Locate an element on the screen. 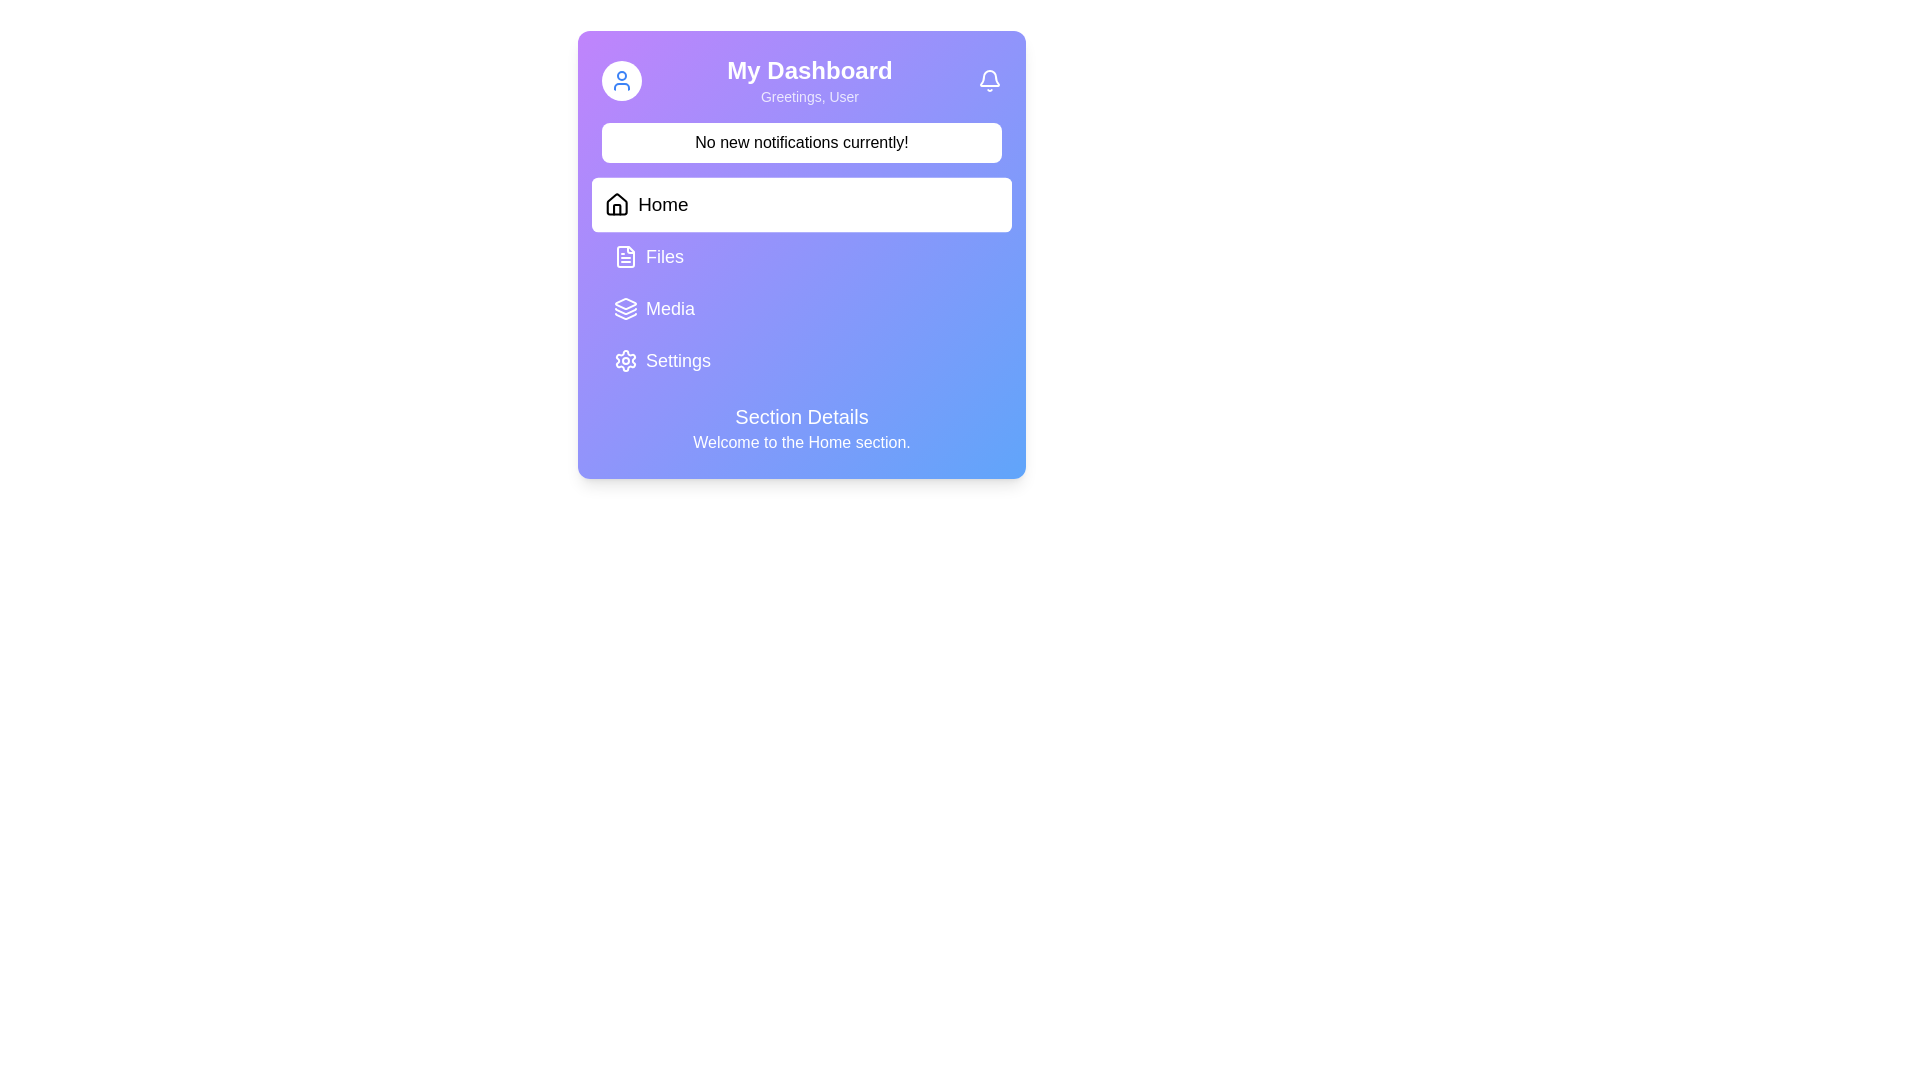 The width and height of the screenshot is (1920, 1080). the 'Settings' text label, which is the fourth option in the navigational menu within a card UI is located at coordinates (678, 361).